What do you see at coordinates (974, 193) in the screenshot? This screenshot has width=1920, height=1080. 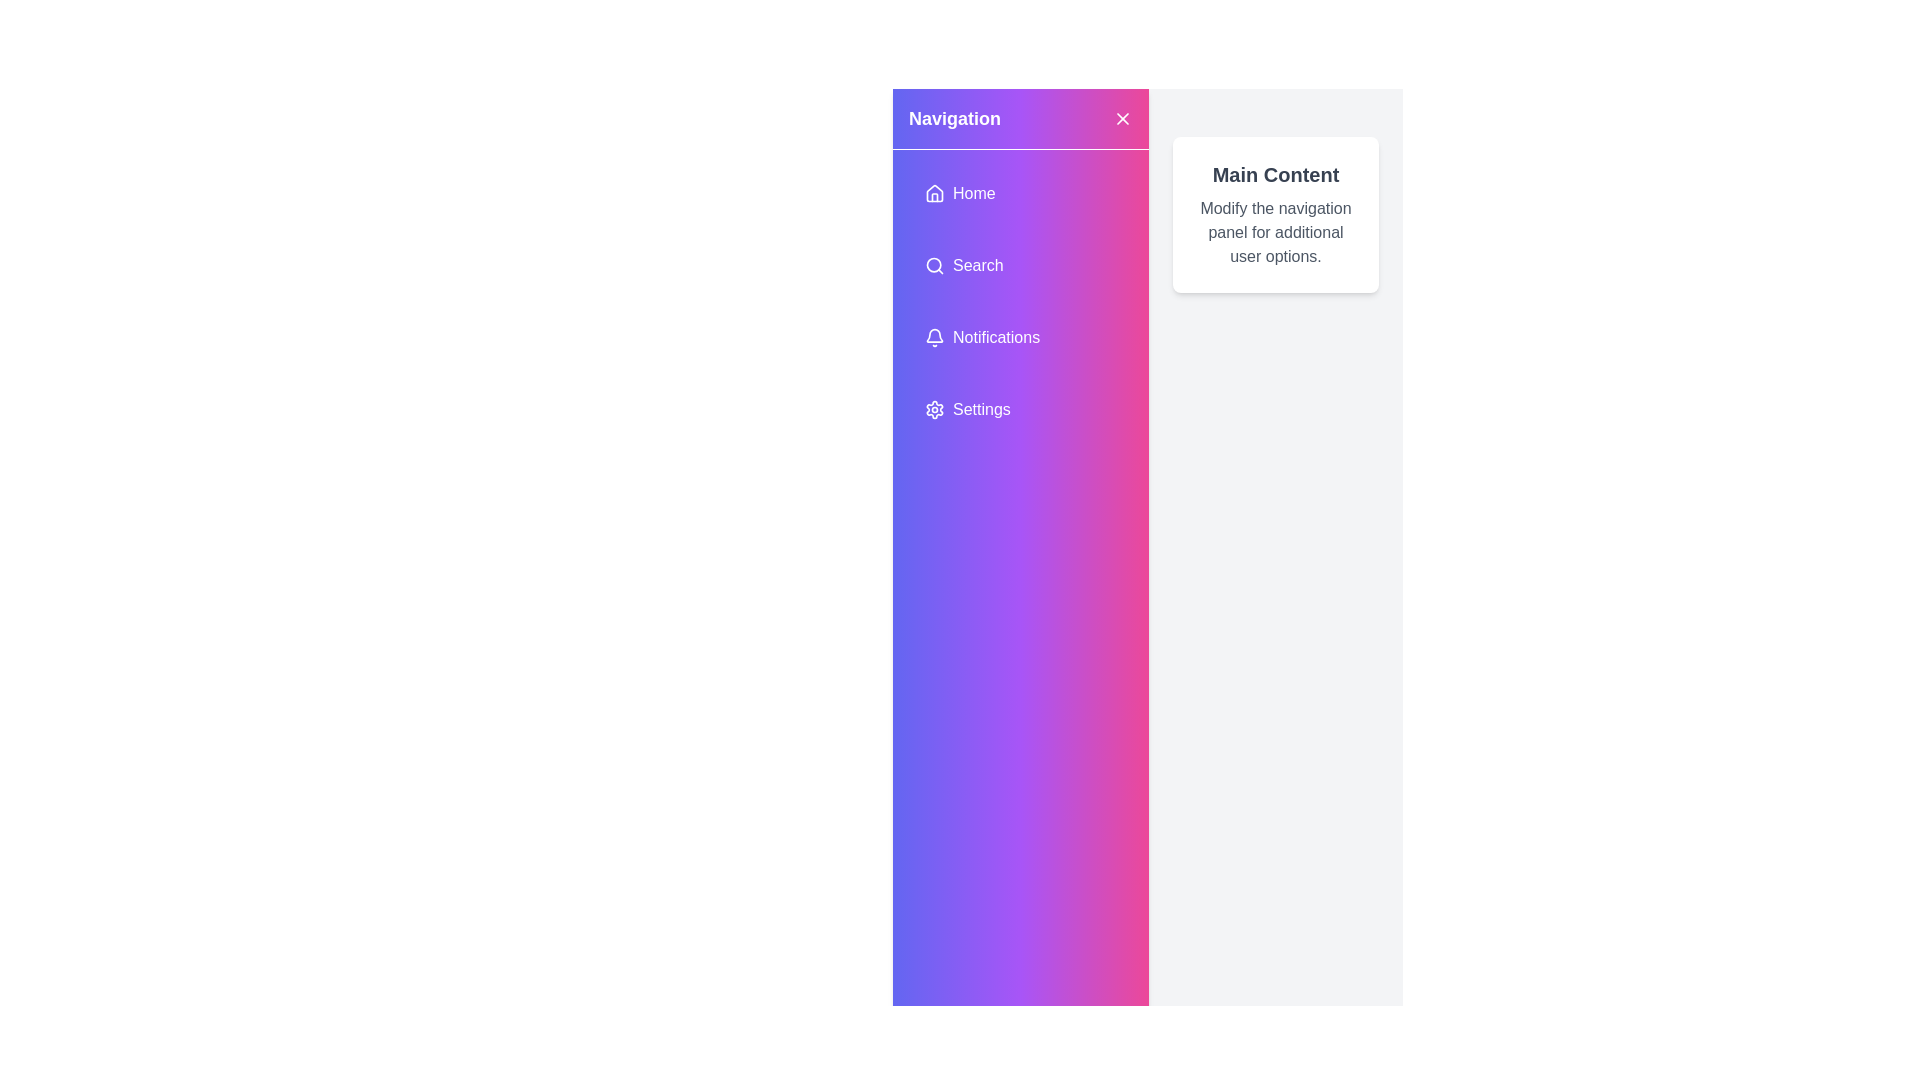 I see `the 'Home' navigation label located in the upper portion of the navigation panel next to the house-shaped icon` at bounding box center [974, 193].